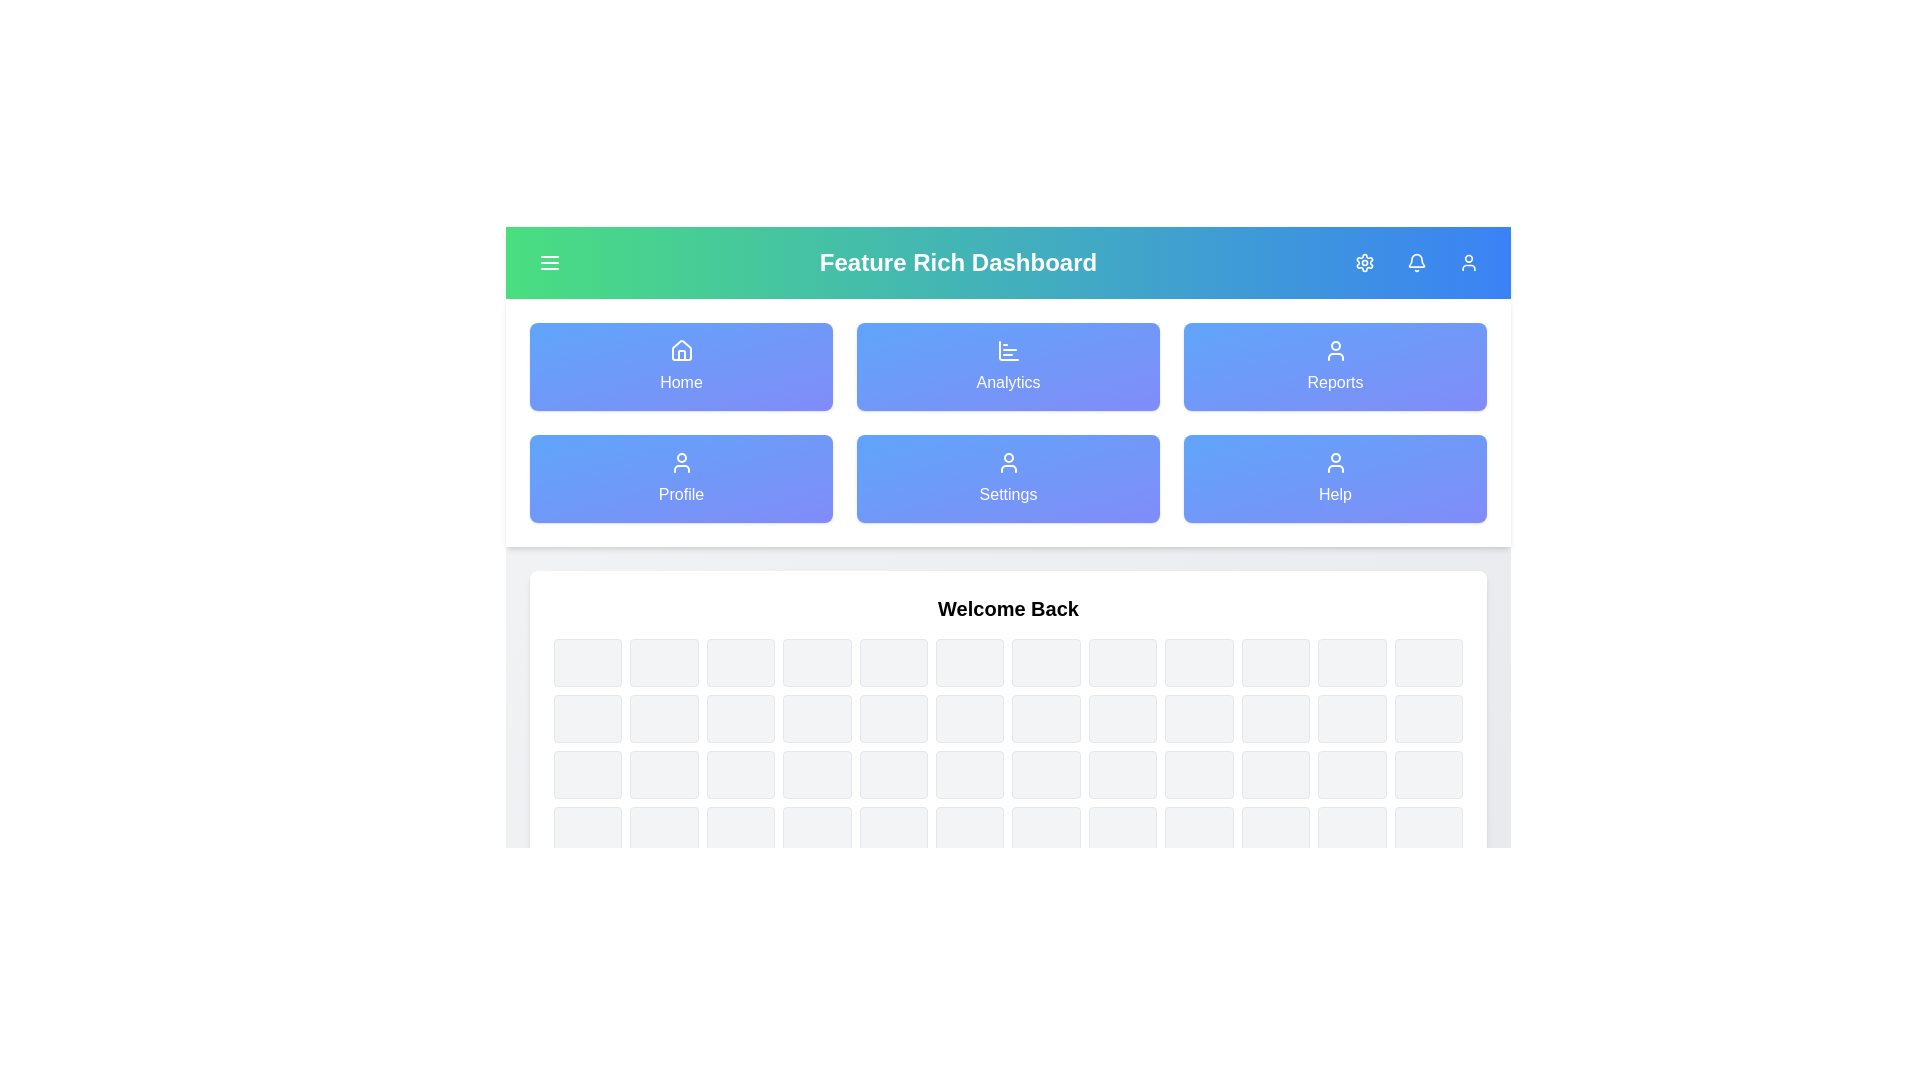  What do you see at coordinates (1335, 478) in the screenshot?
I see `the navigation item labeled Help` at bounding box center [1335, 478].